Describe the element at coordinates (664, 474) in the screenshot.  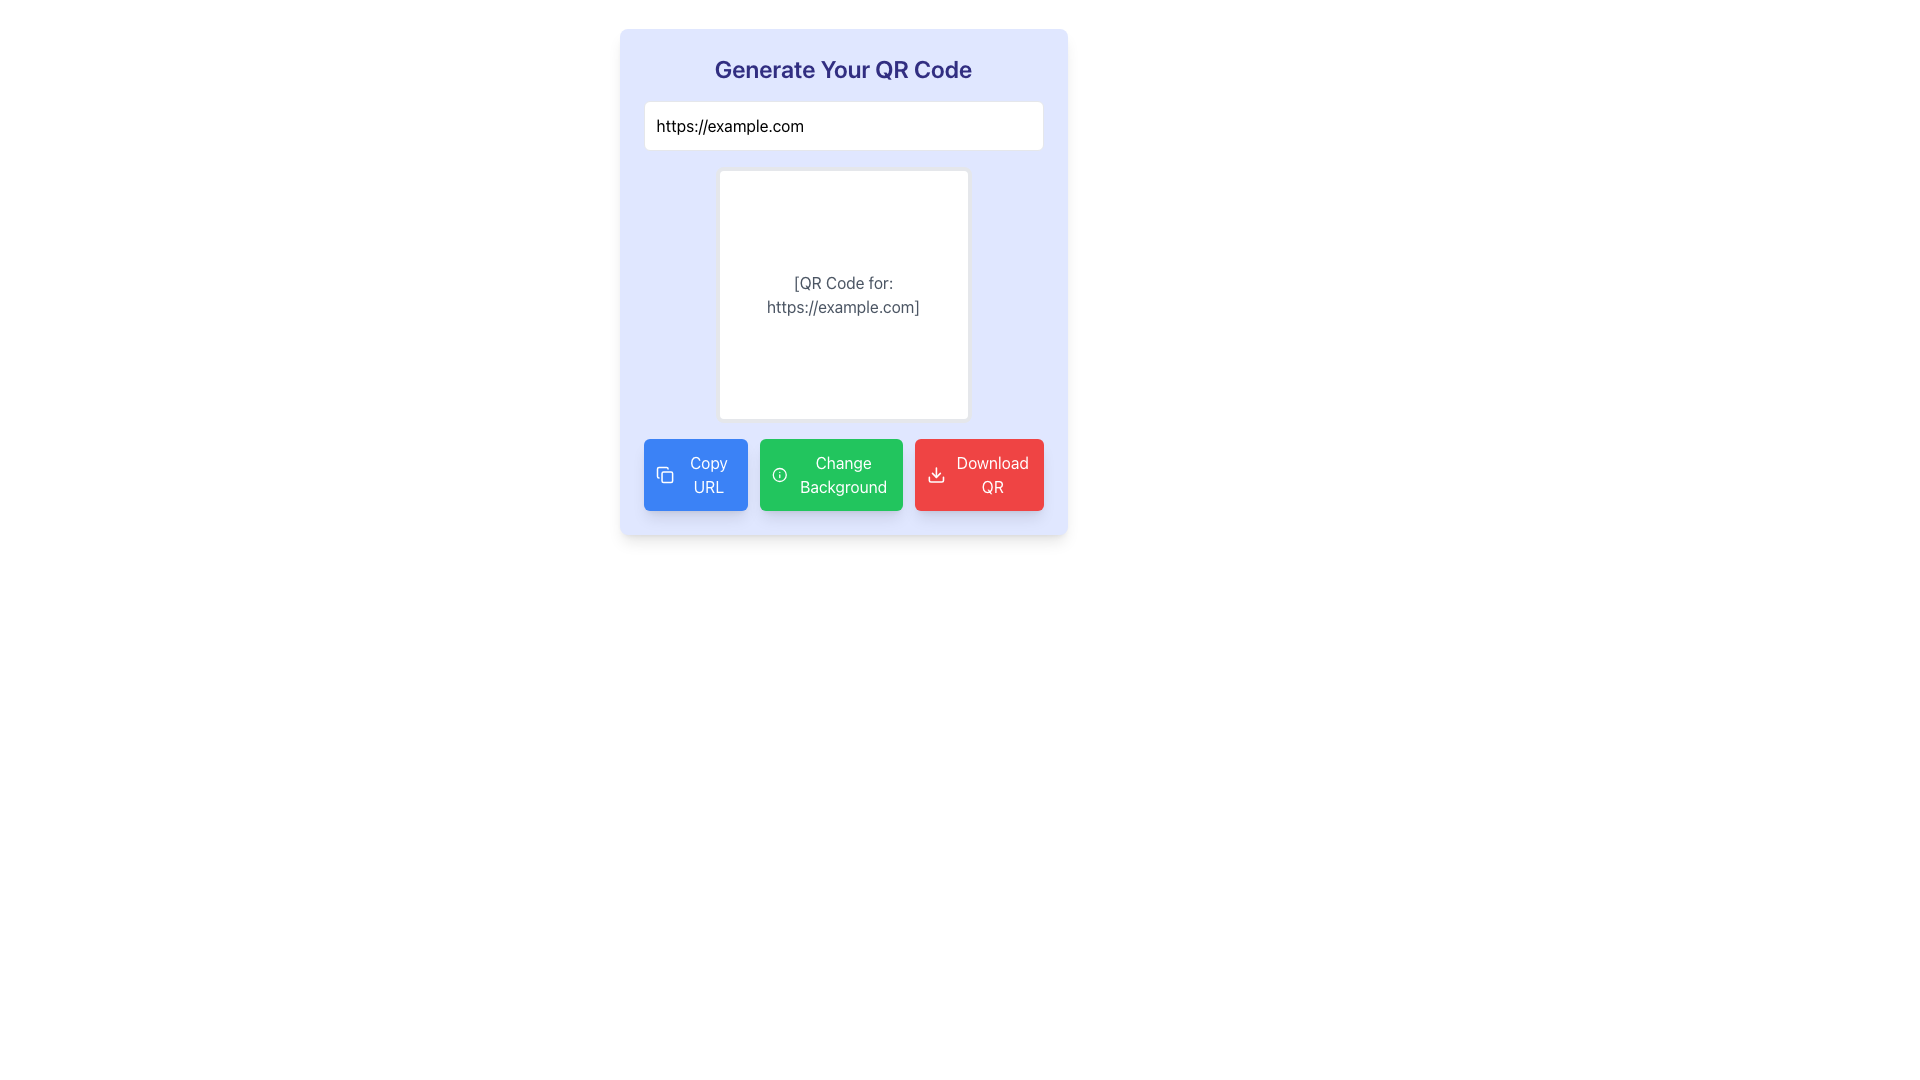
I see `the 'Copy URL' icon located to the left of the blue button labeled 'Copy URL' in the bottom row of buttons` at that location.